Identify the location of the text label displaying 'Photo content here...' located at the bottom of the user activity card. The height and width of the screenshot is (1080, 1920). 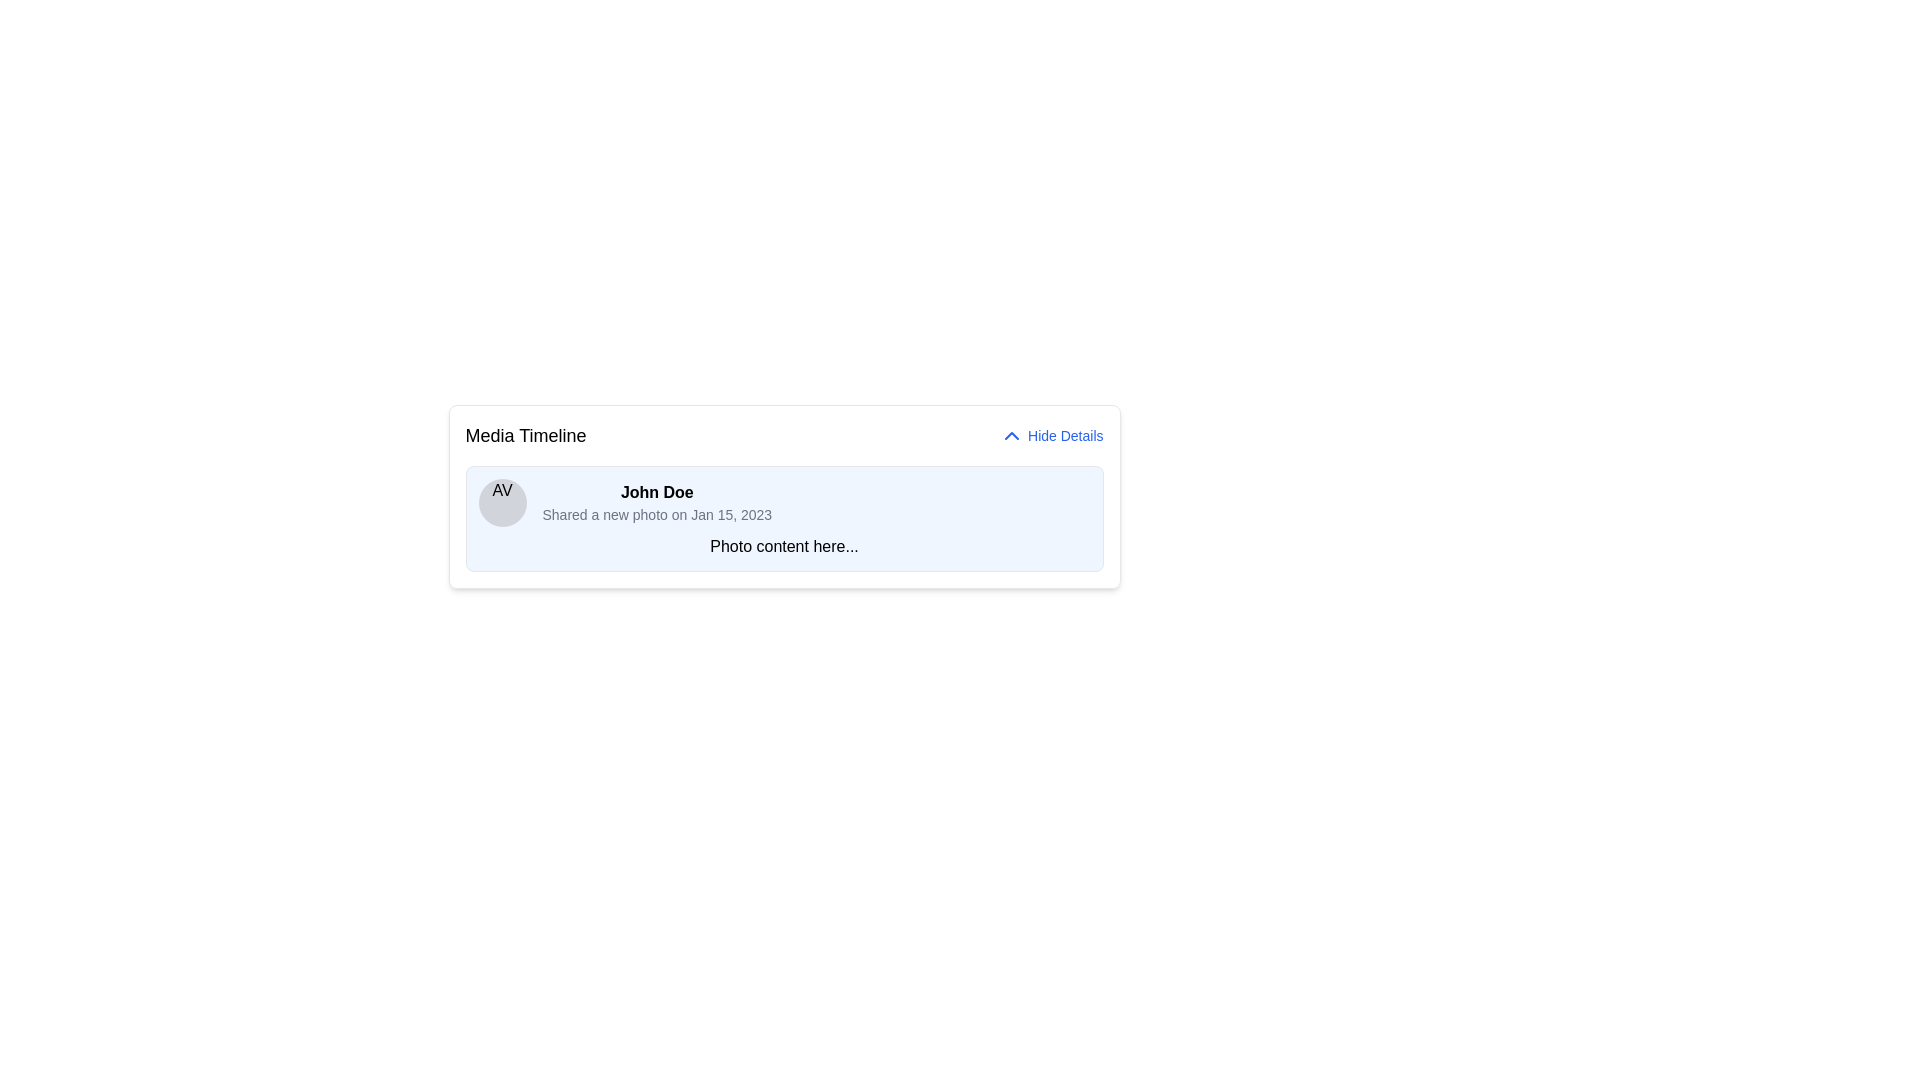
(783, 547).